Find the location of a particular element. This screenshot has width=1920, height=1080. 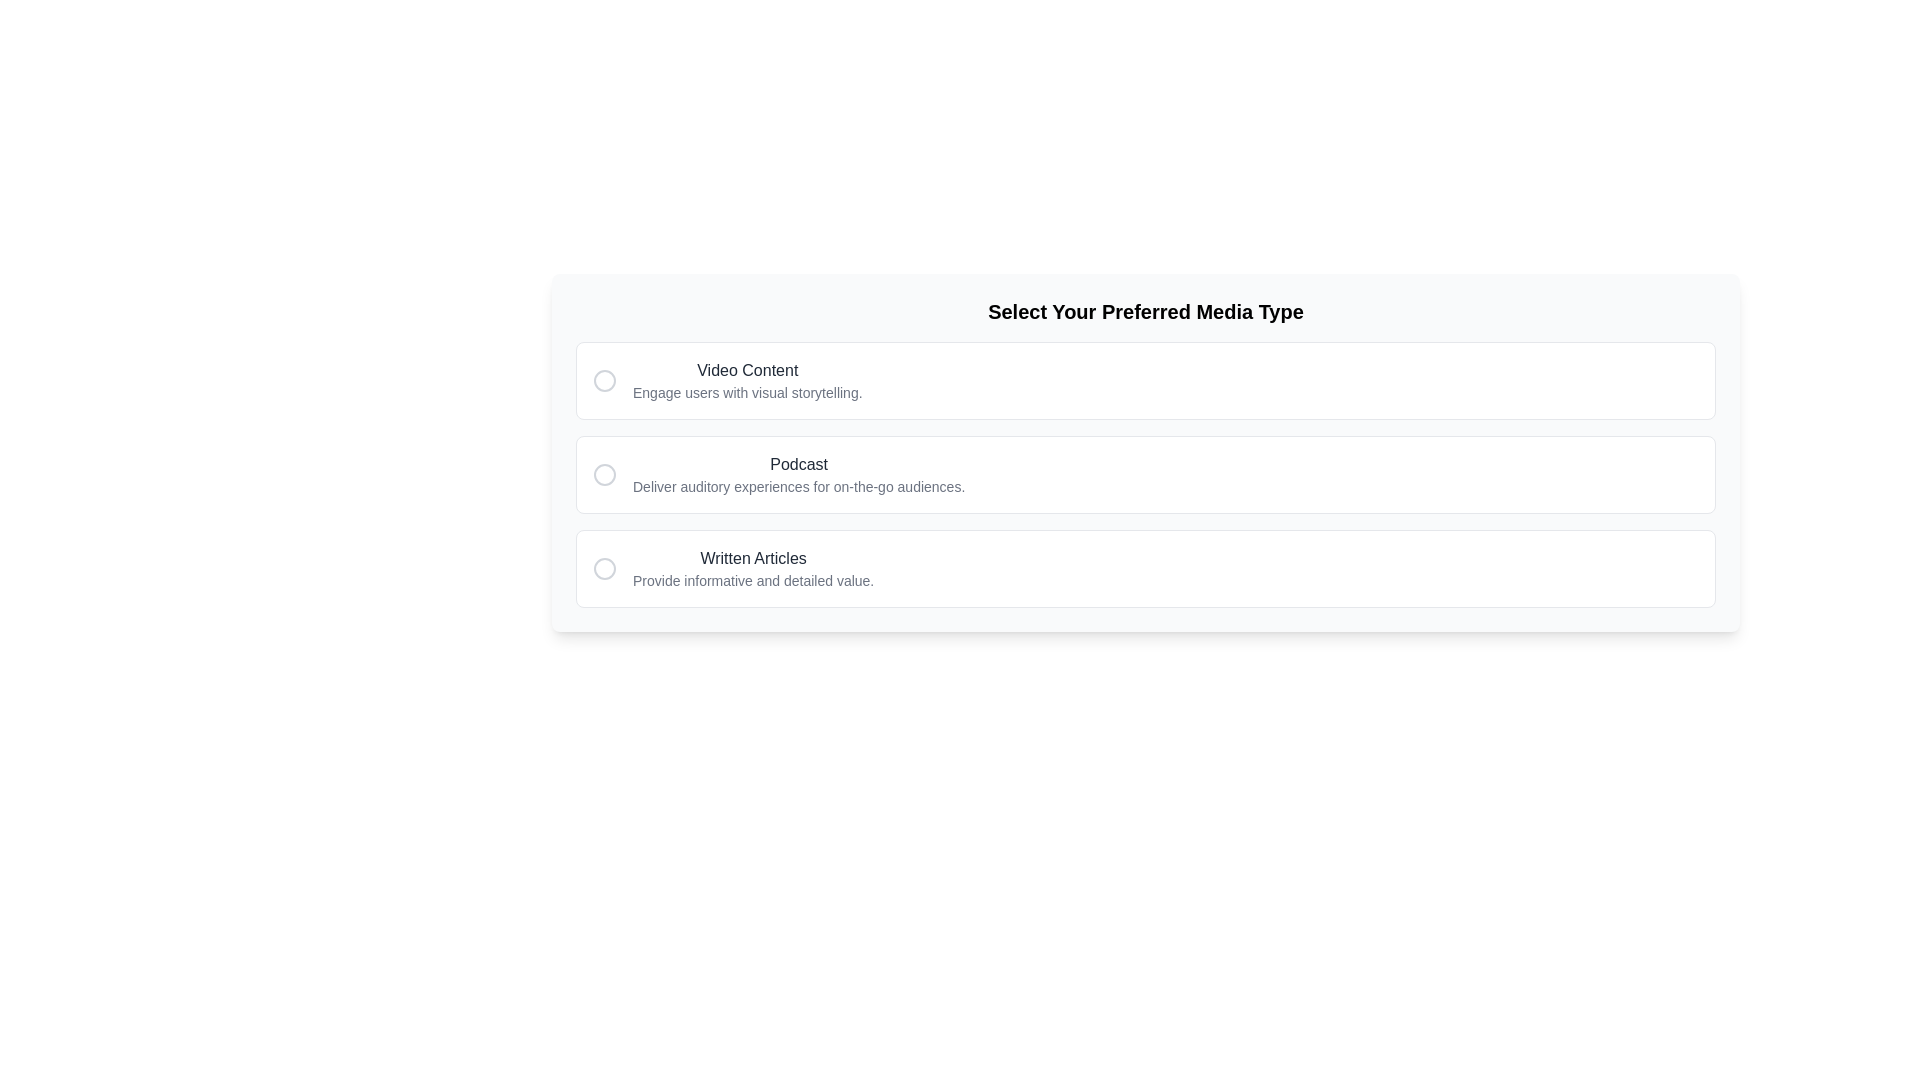

the icon located to the left of the 'Video Content' text label is located at coordinates (603, 381).